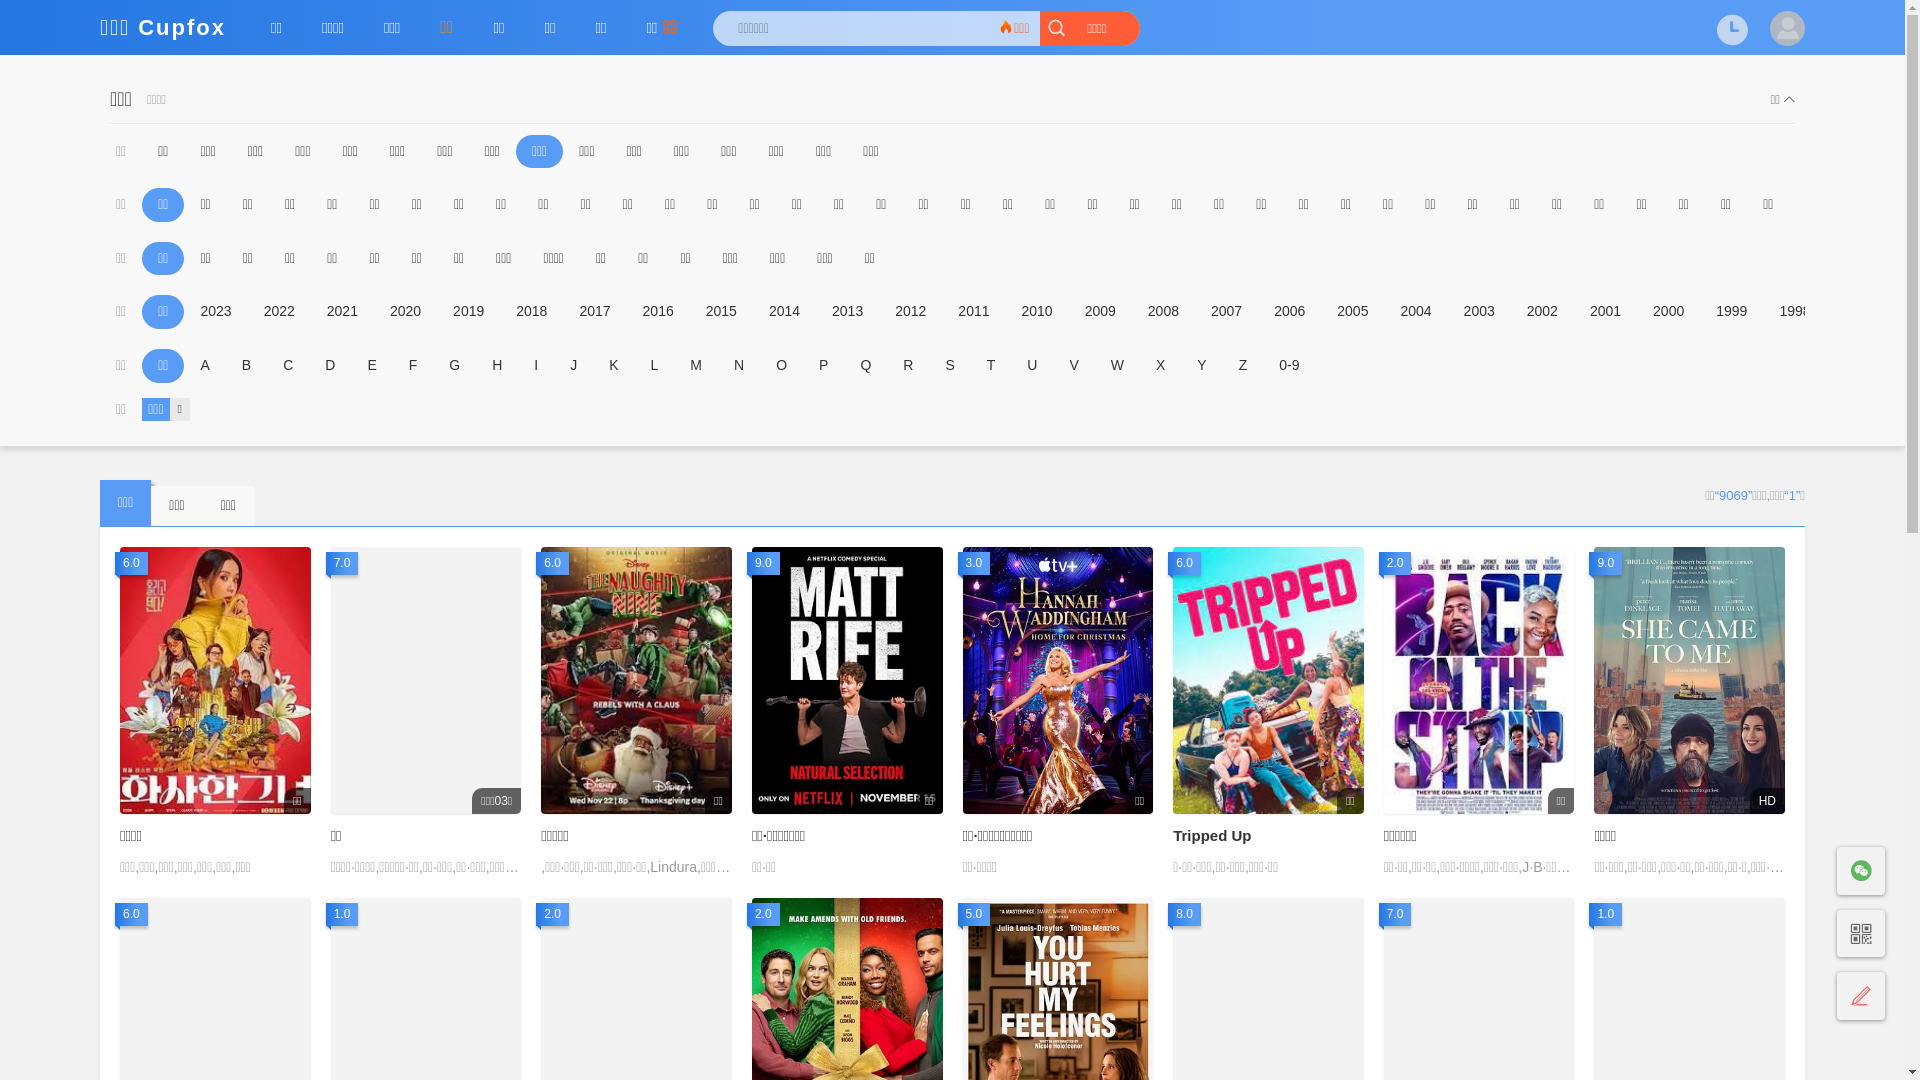 Image resolution: width=1920 pixels, height=1080 pixels. What do you see at coordinates (287, 366) in the screenshot?
I see `'C'` at bounding box center [287, 366].